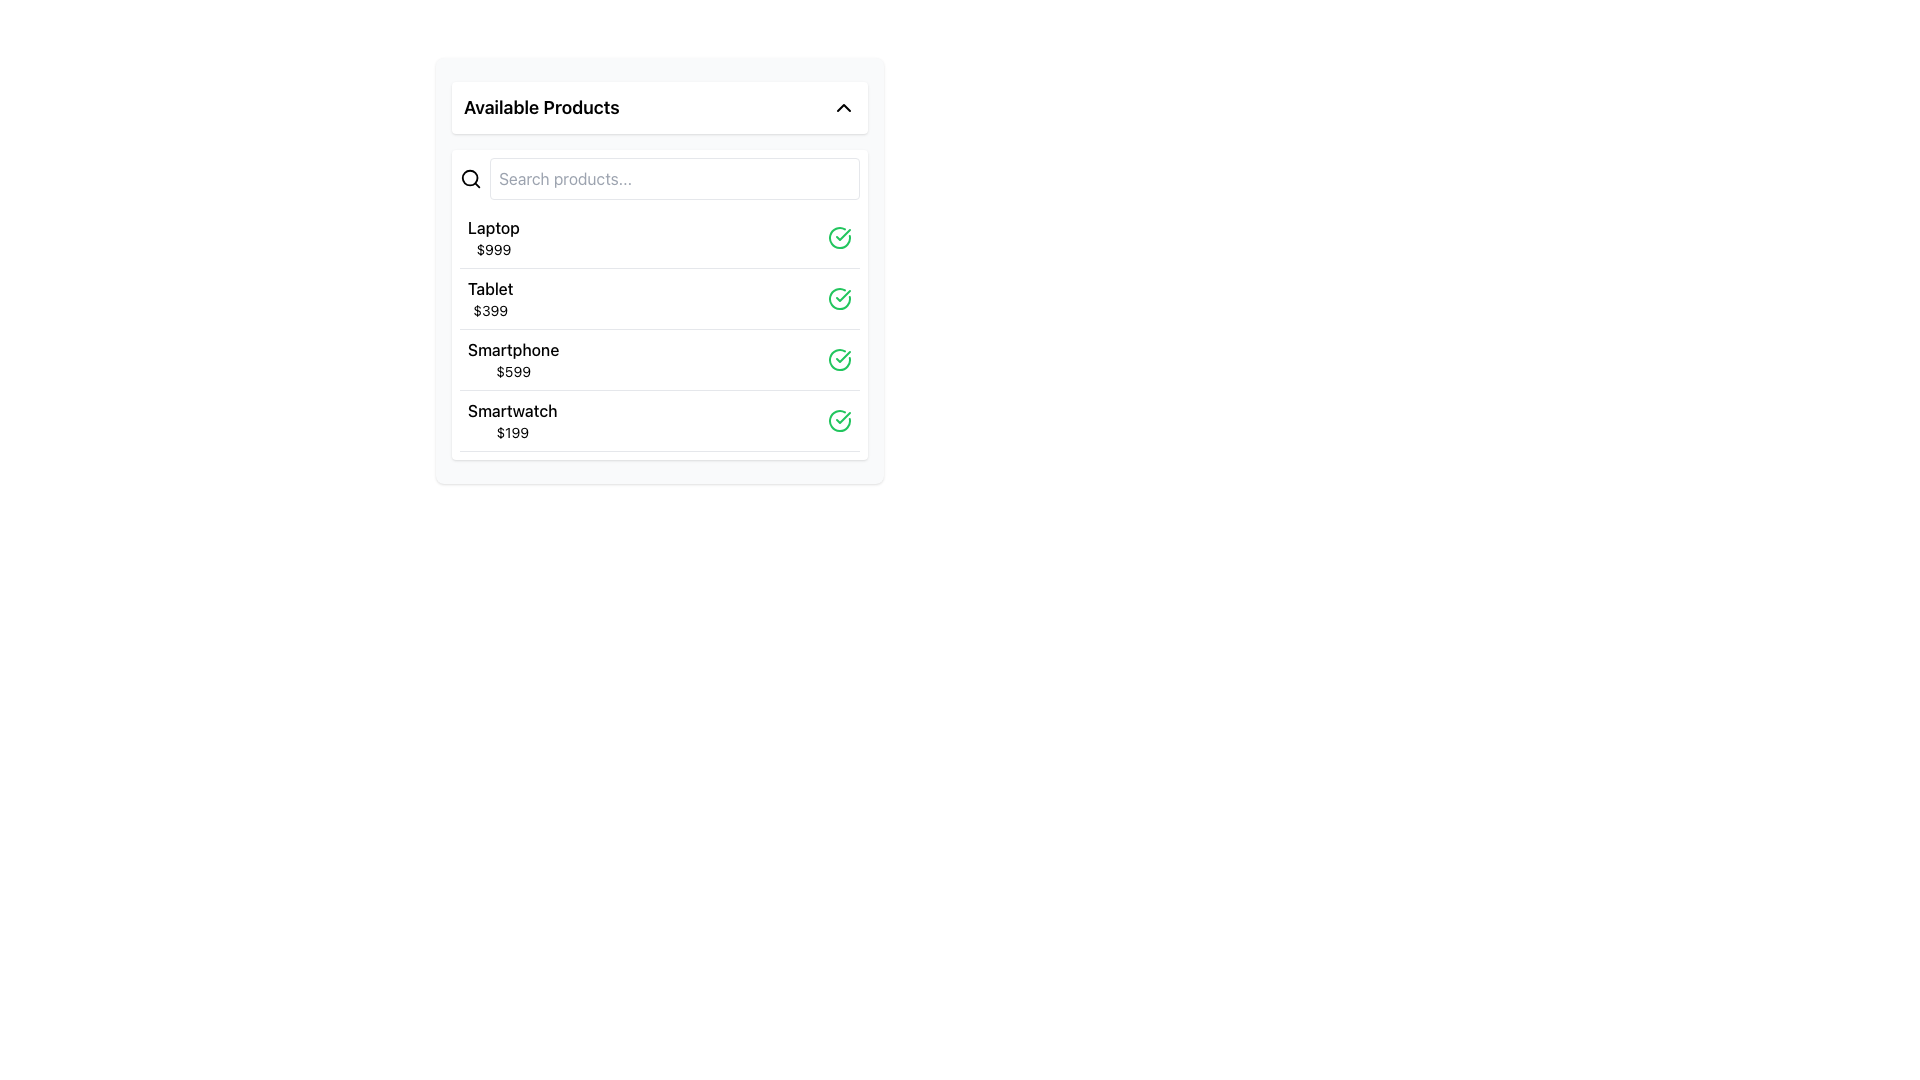 The width and height of the screenshot is (1920, 1080). Describe the element at coordinates (660, 420) in the screenshot. I see `to select the 'Smartwatch' list item priced at '$199', which is the fourth item in a vertical list of products` at that location.